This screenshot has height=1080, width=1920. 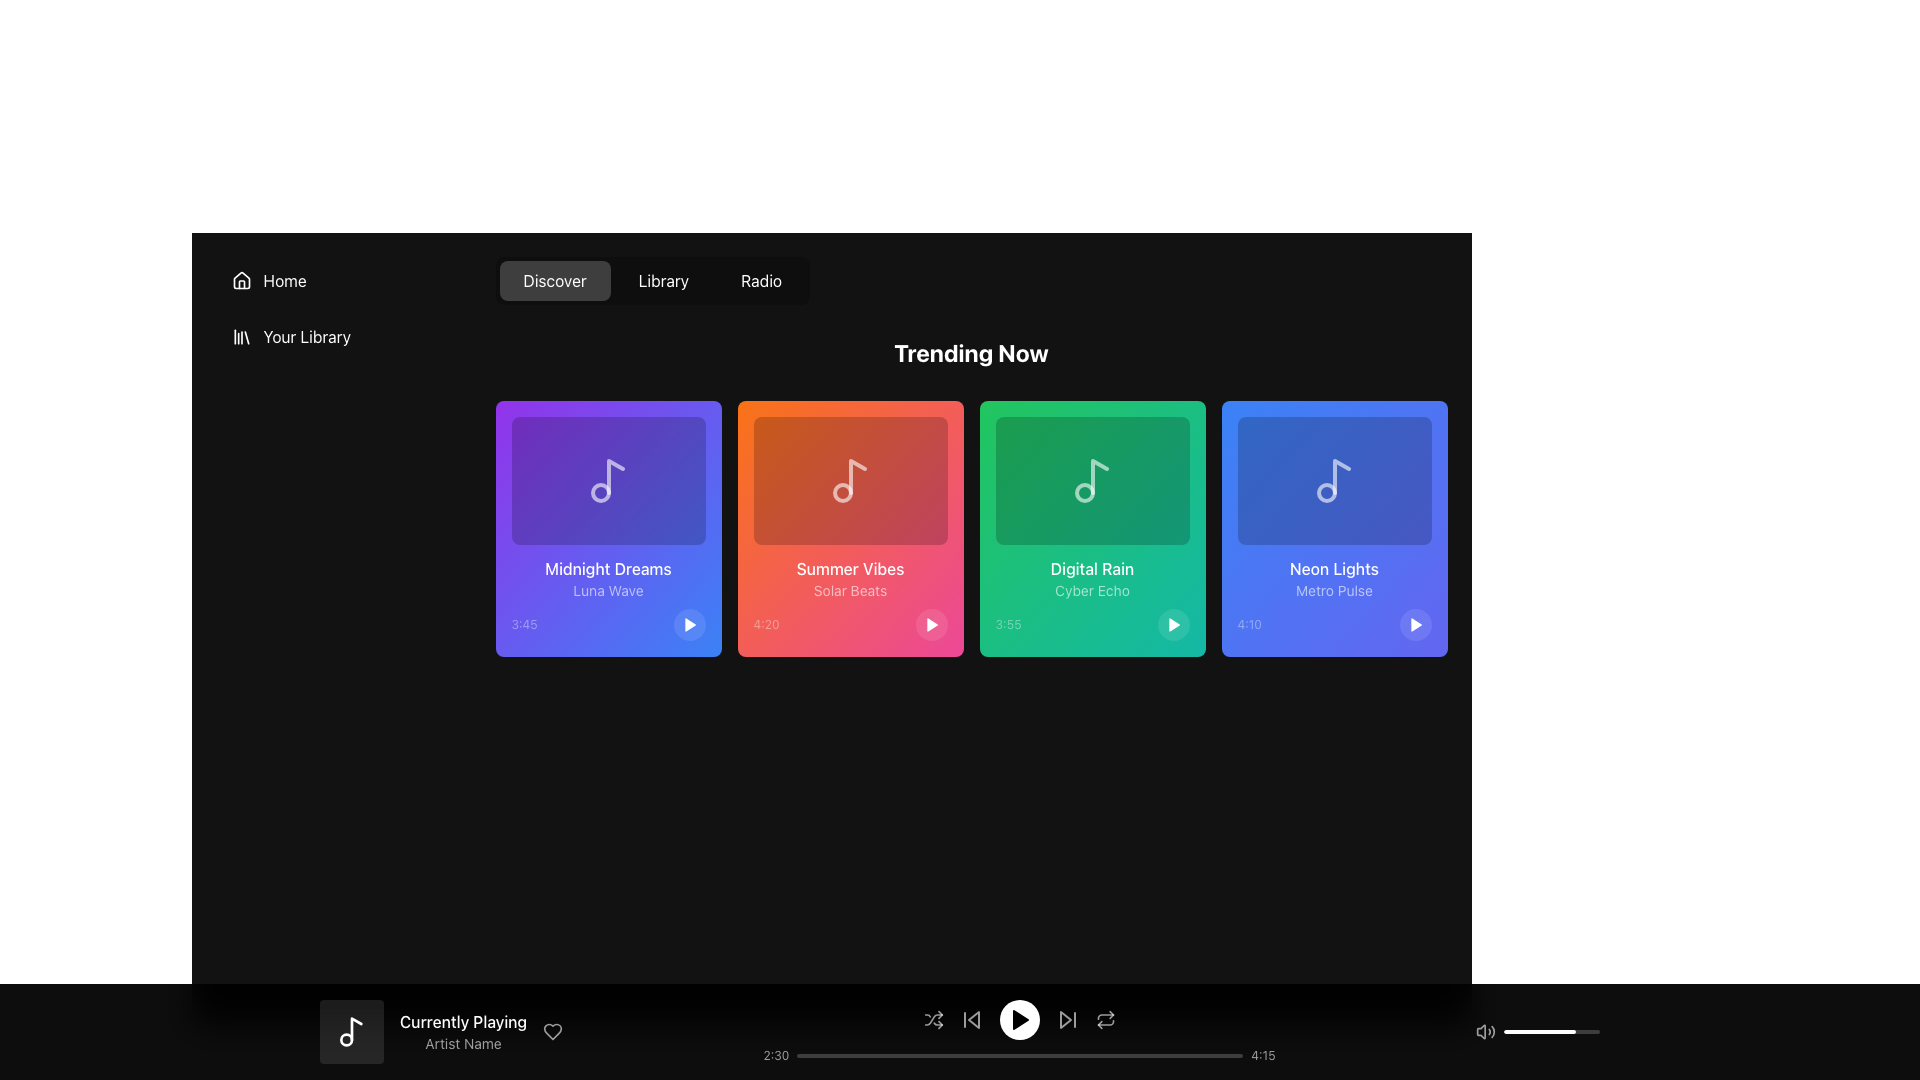 What do you see at coordinates (462, 1032) in the screenshot?
I see `contents of the text label displaying the currently playing song and artist, located centrally in the bottom section of the application interface, between the music note icon and the heart icon` at bounding box center [462, 1032].